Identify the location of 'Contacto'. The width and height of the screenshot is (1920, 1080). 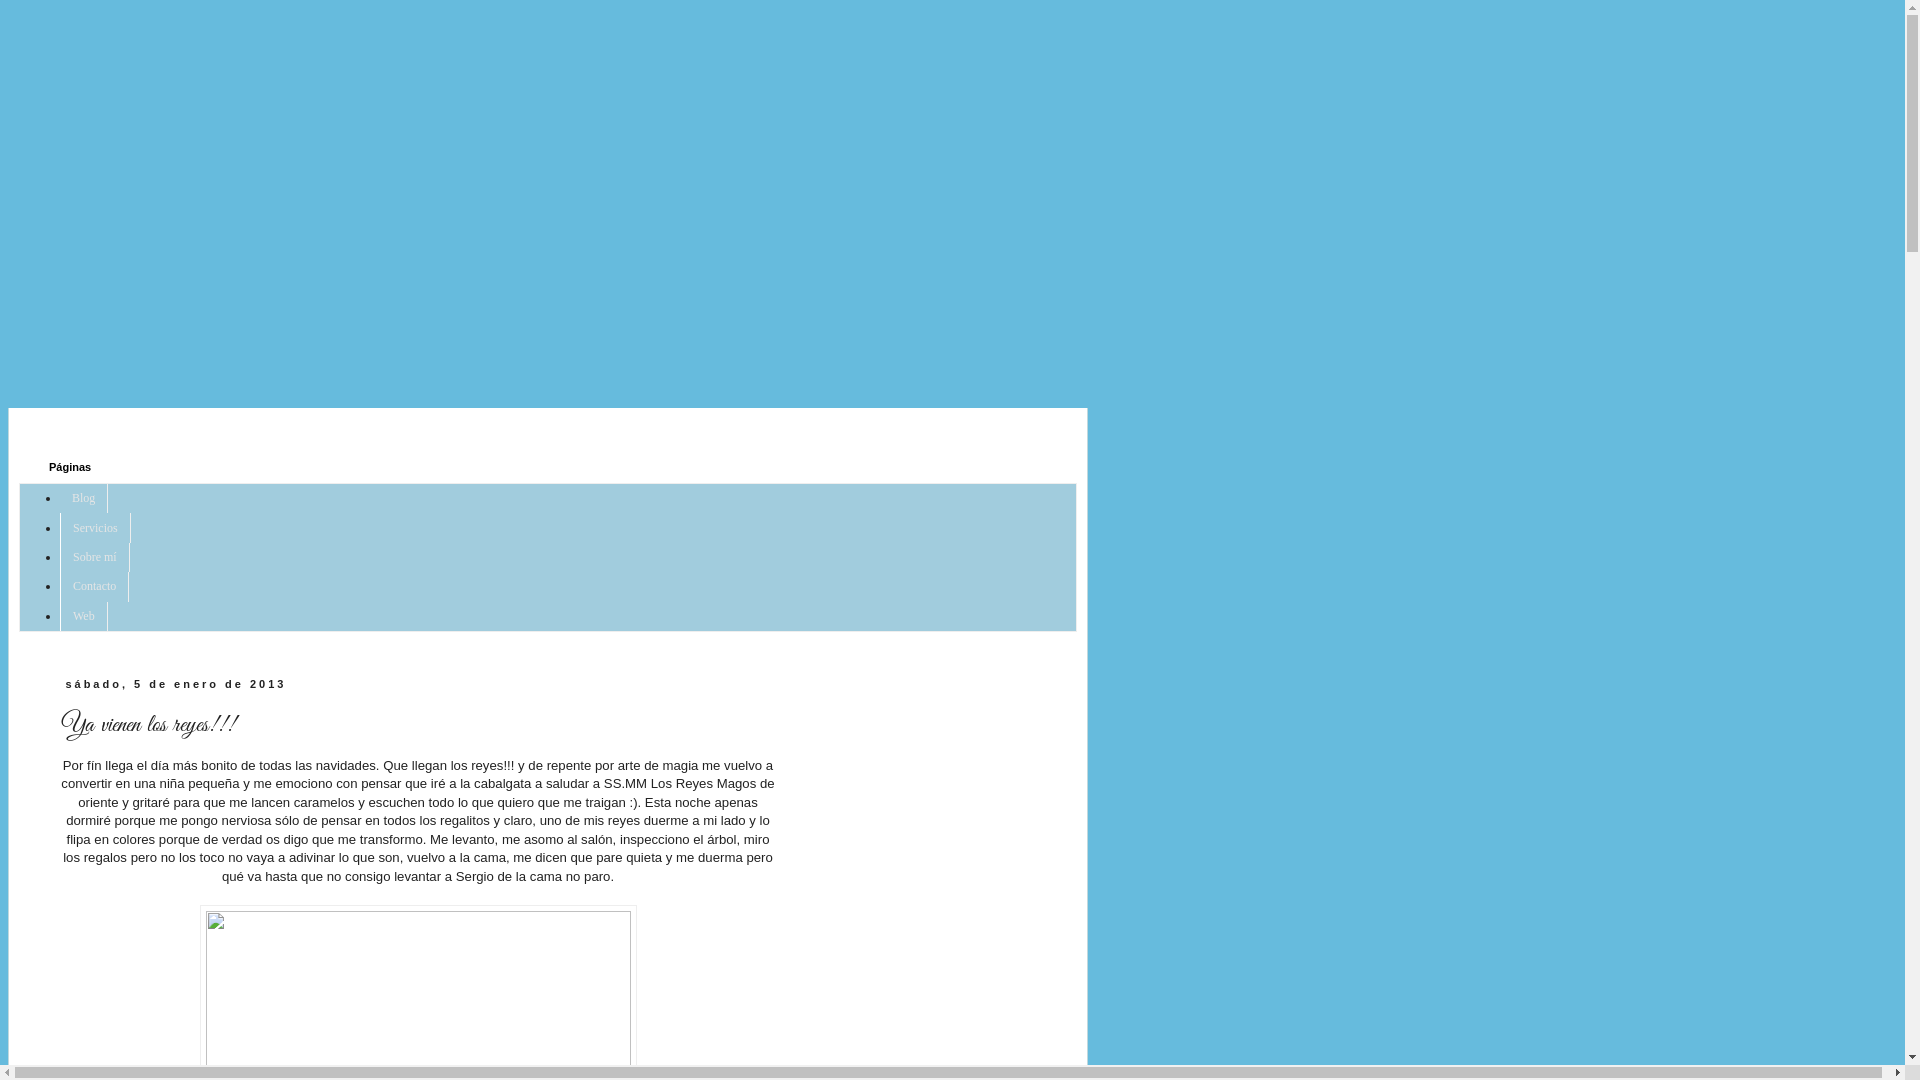
(93, 585).